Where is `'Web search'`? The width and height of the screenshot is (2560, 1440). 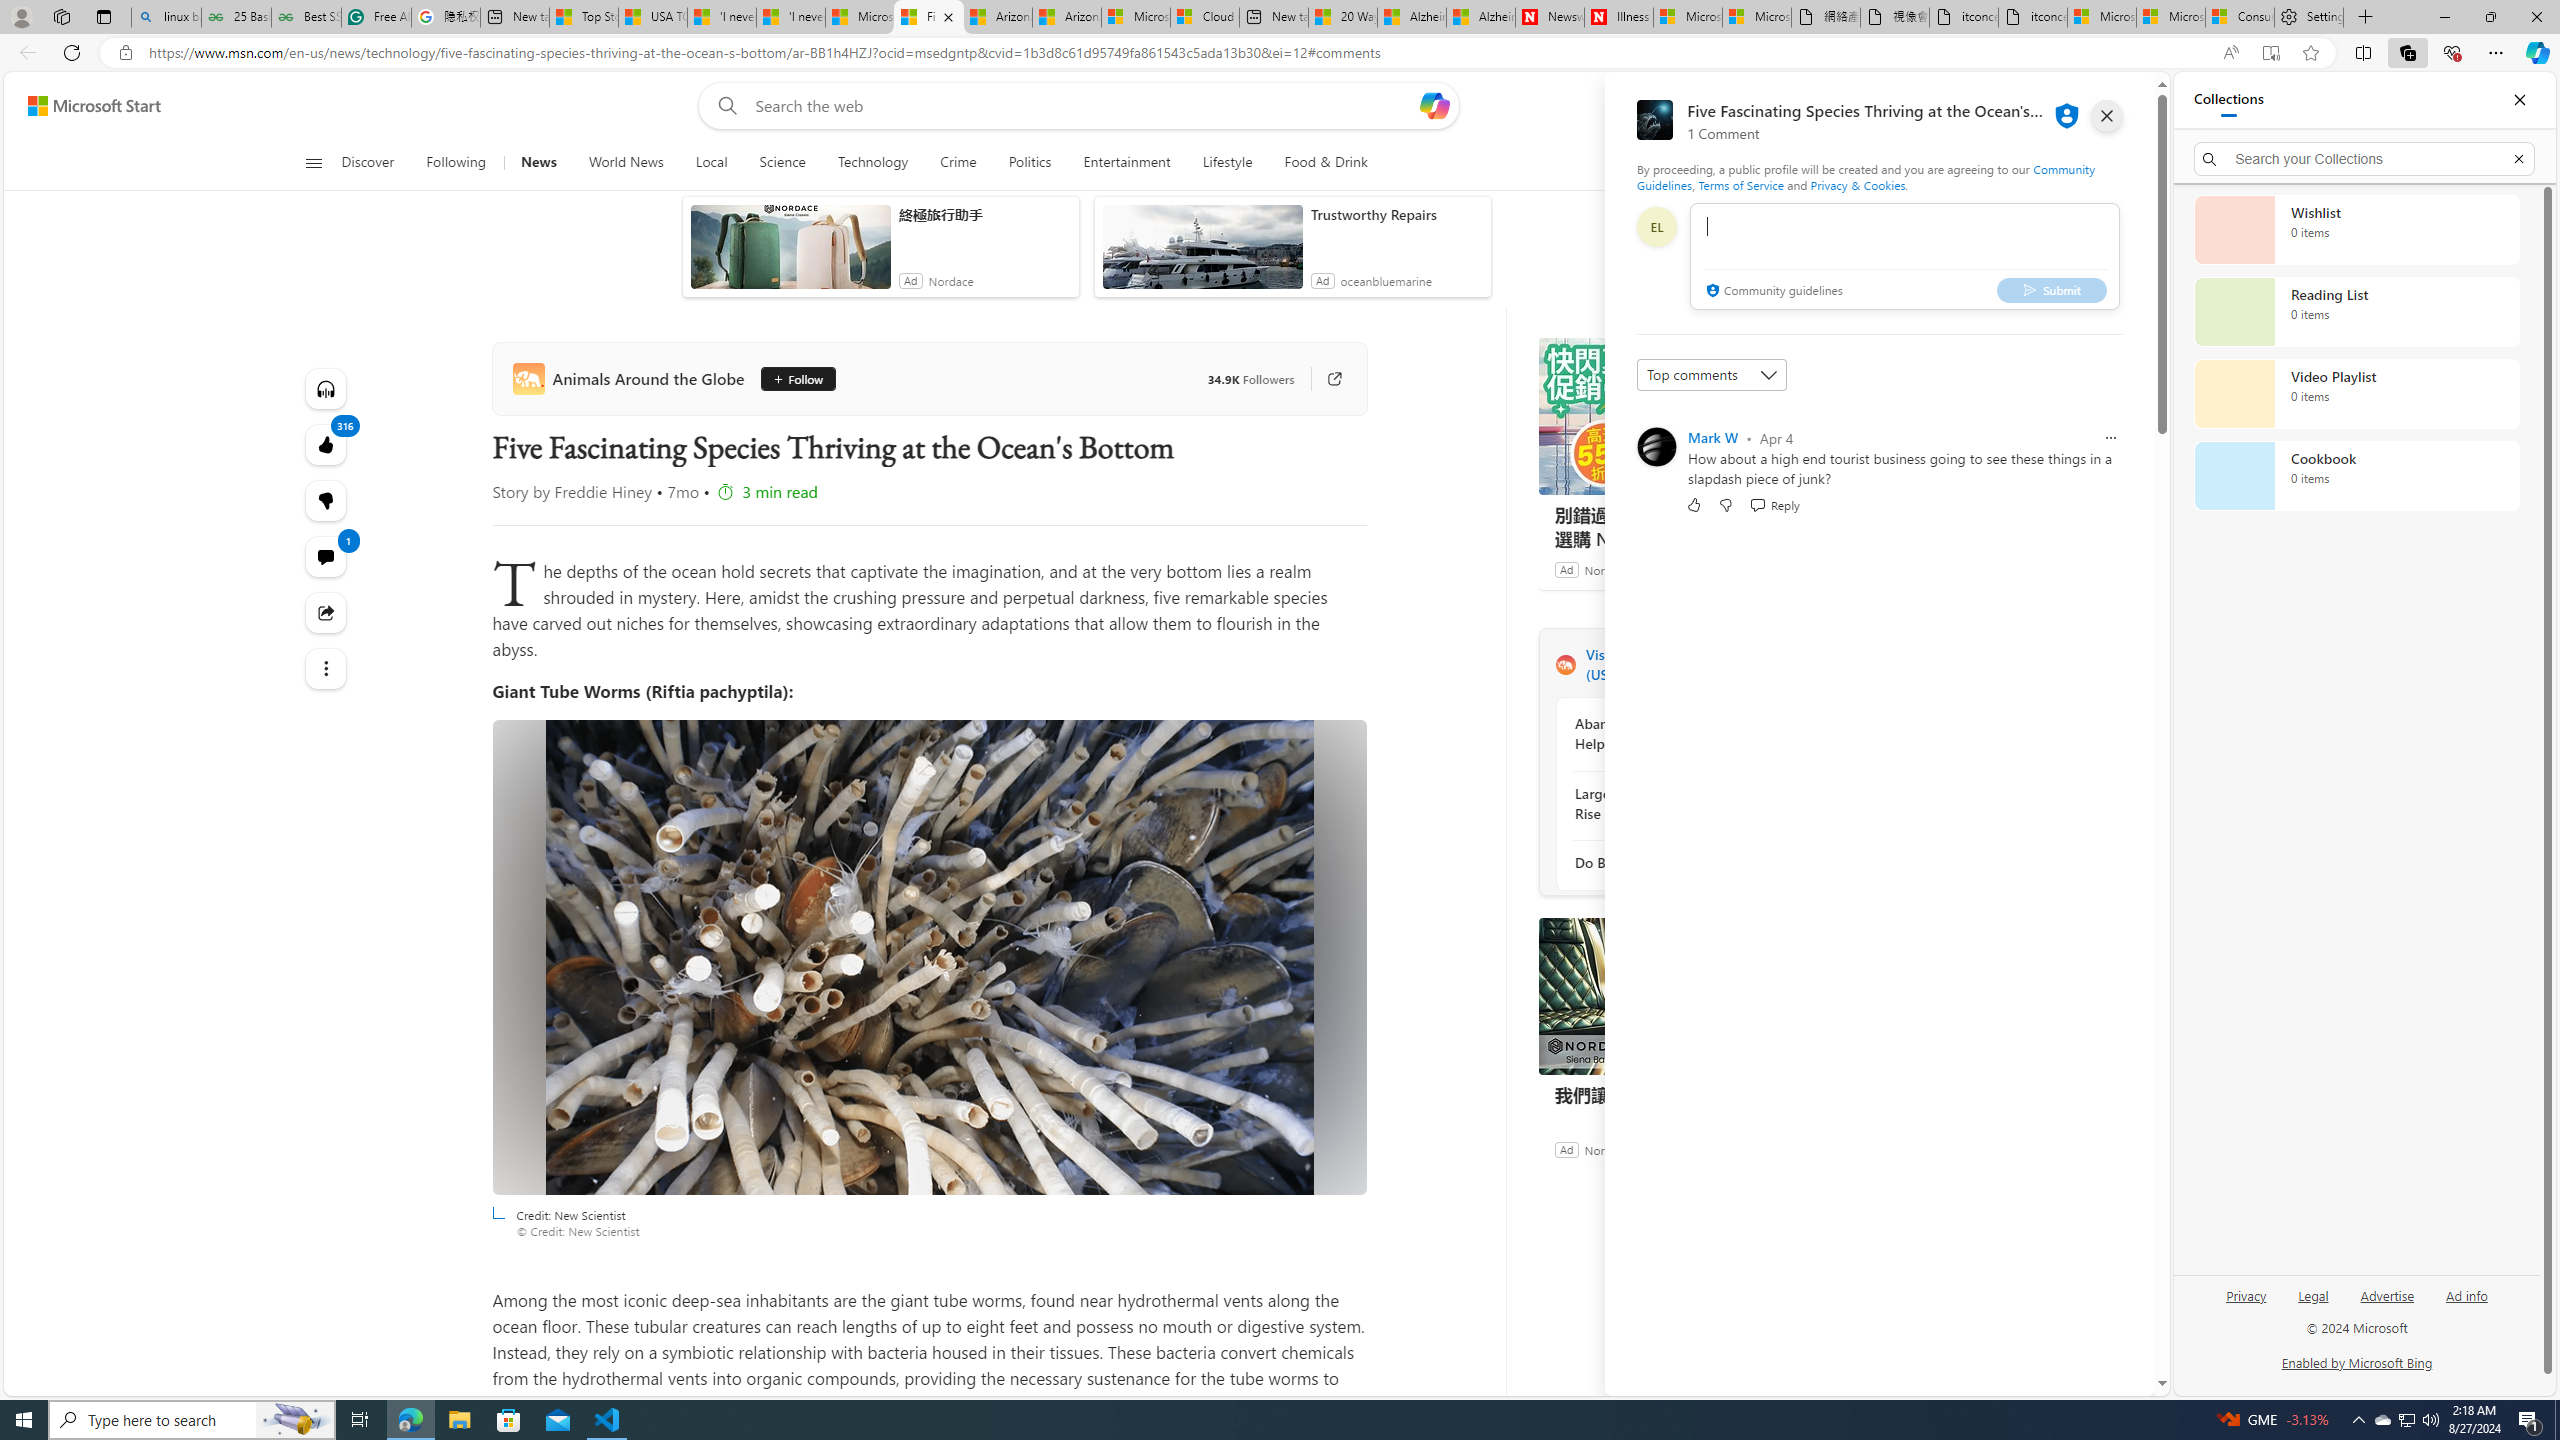 'Web search' is located at coordinates (723, 106).